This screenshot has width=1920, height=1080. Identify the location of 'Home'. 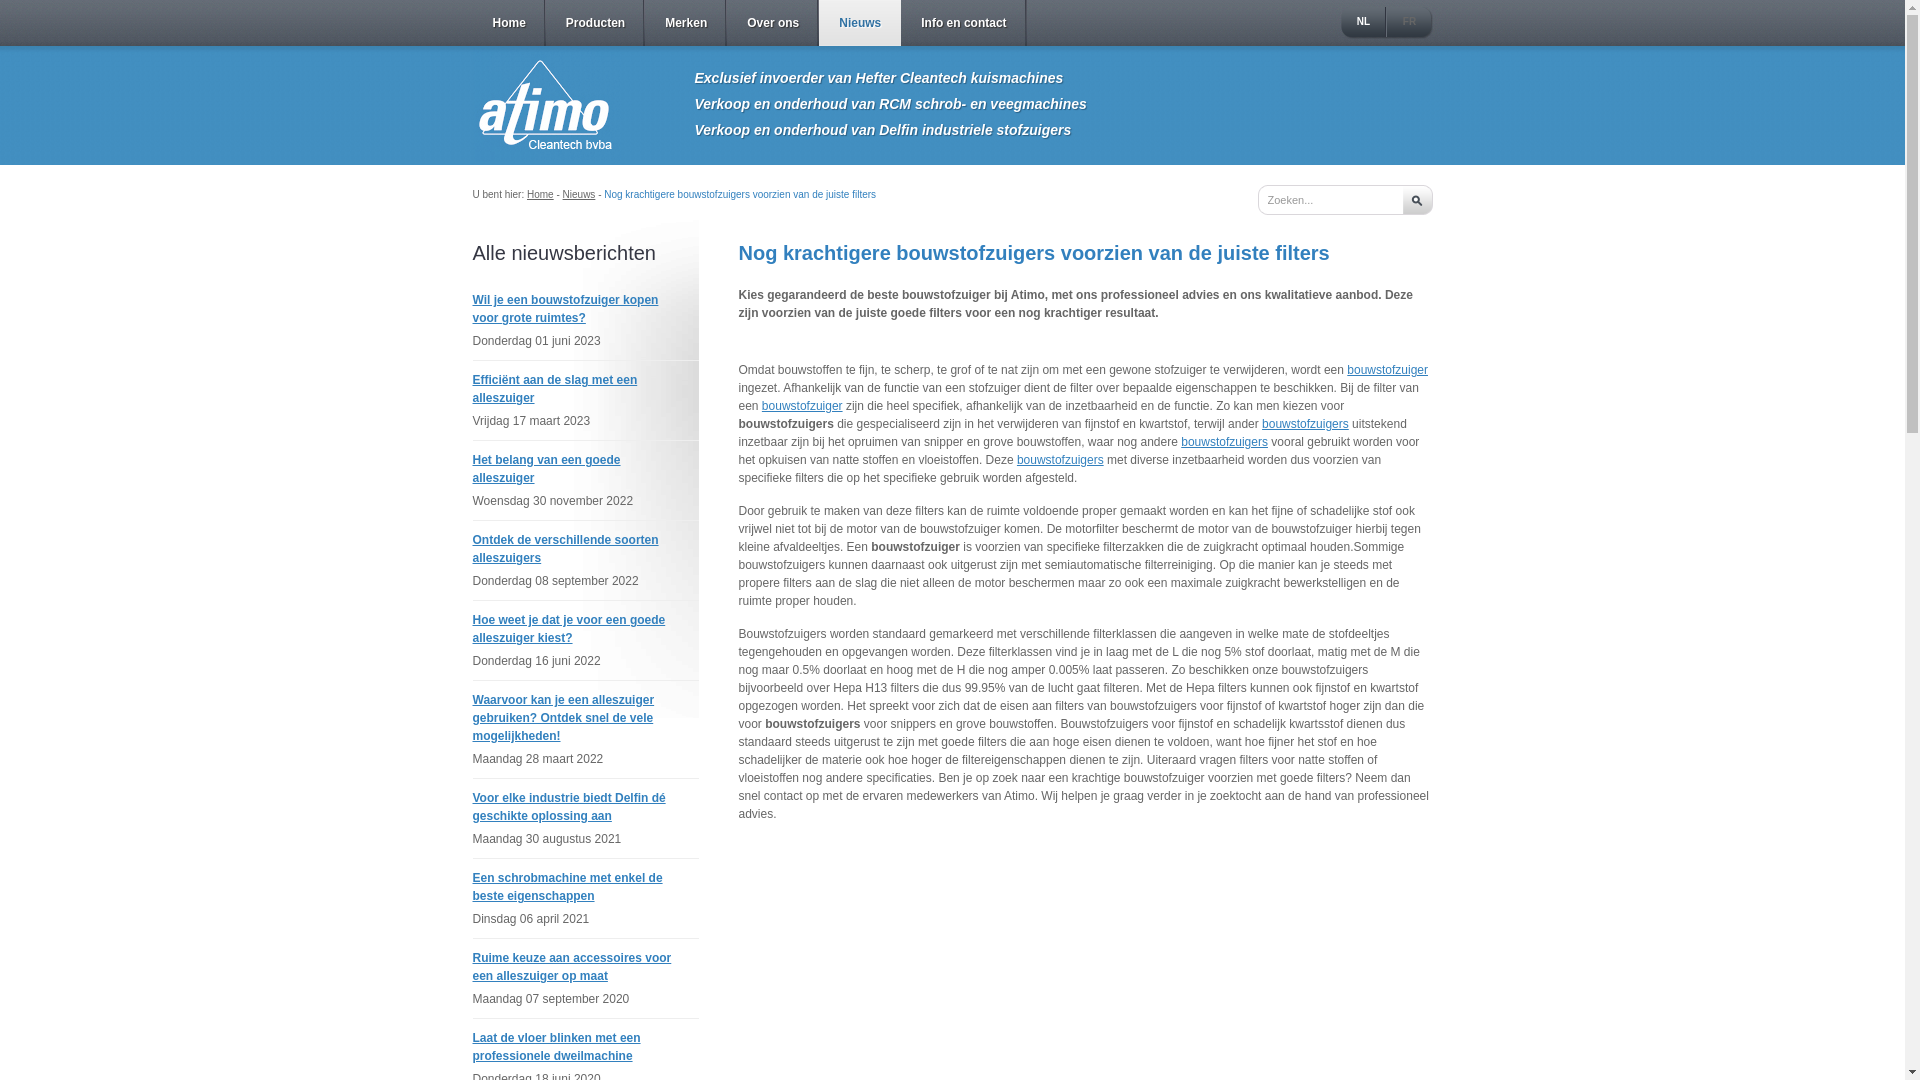
(540, 194).